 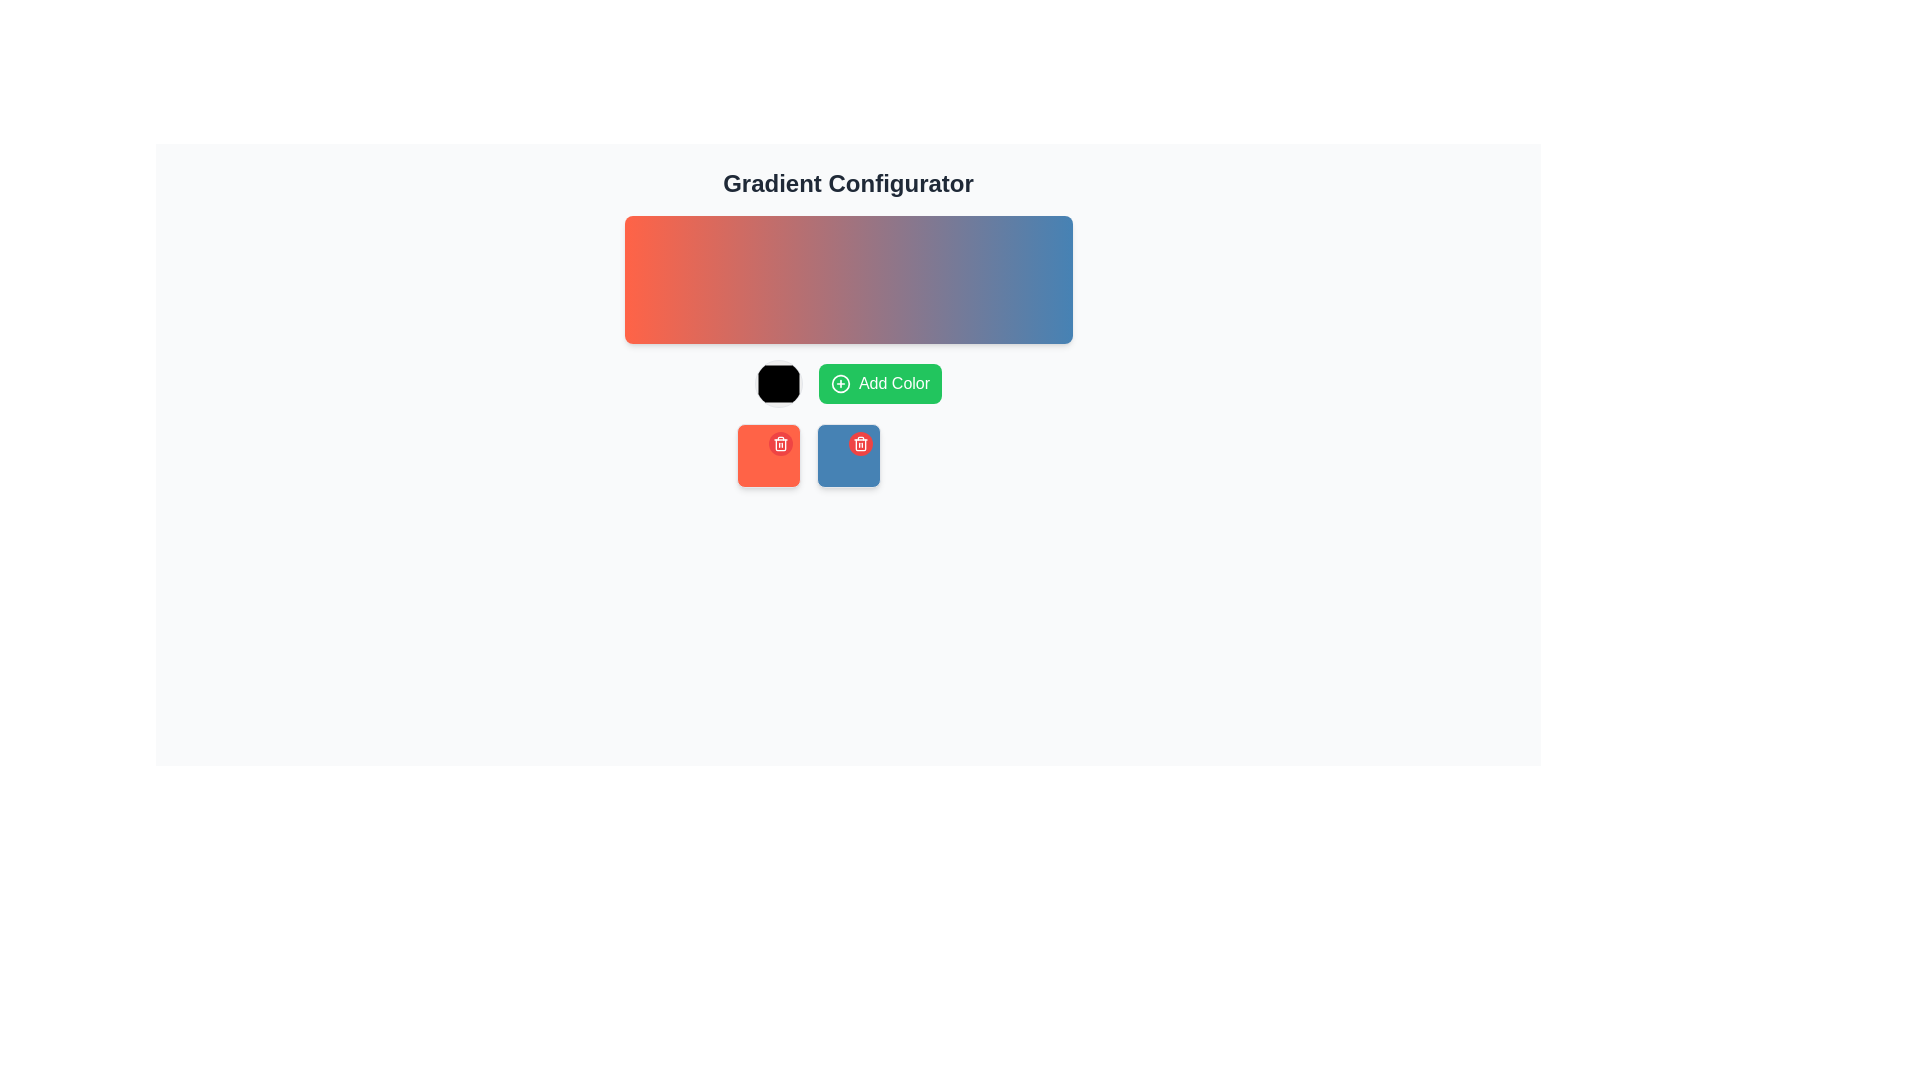 I want to click on the trash bin icon within the red circular button, so click(x=779, y=442).